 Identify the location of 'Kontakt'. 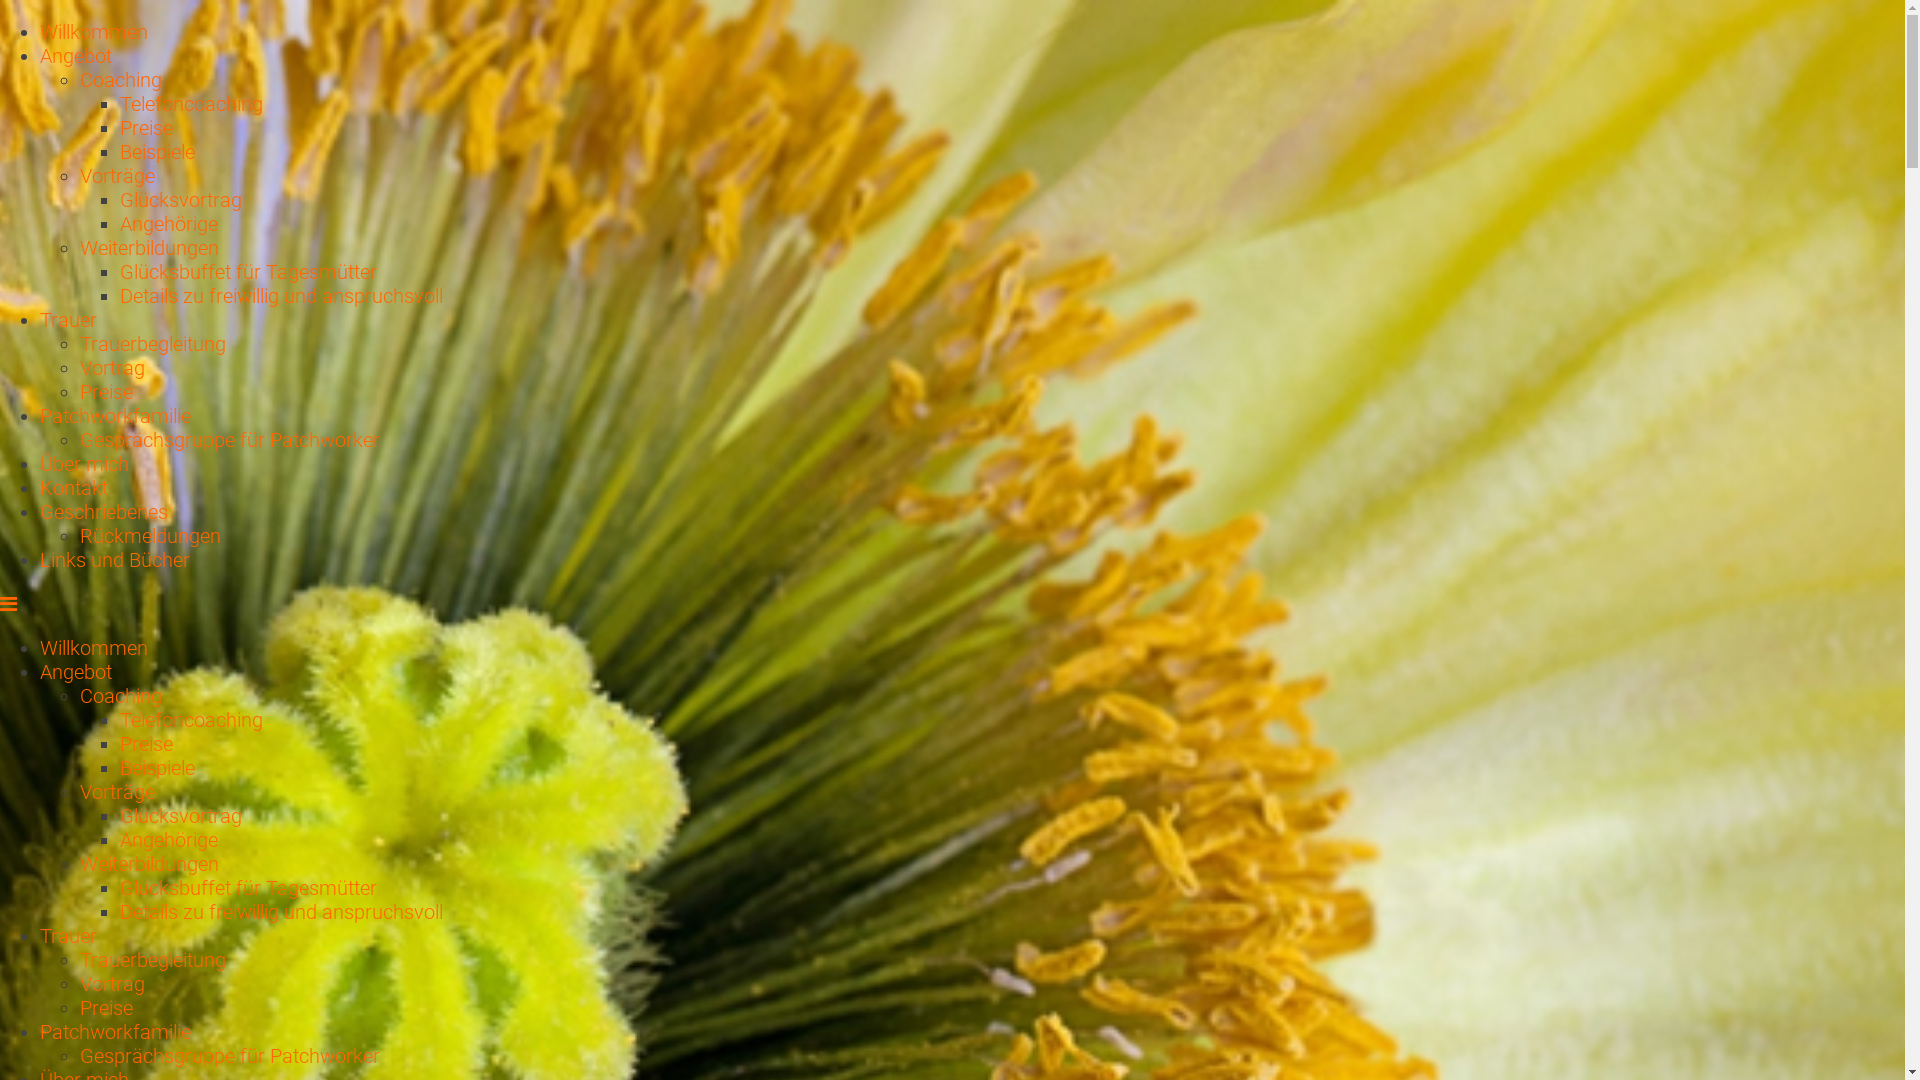
(73, 488).